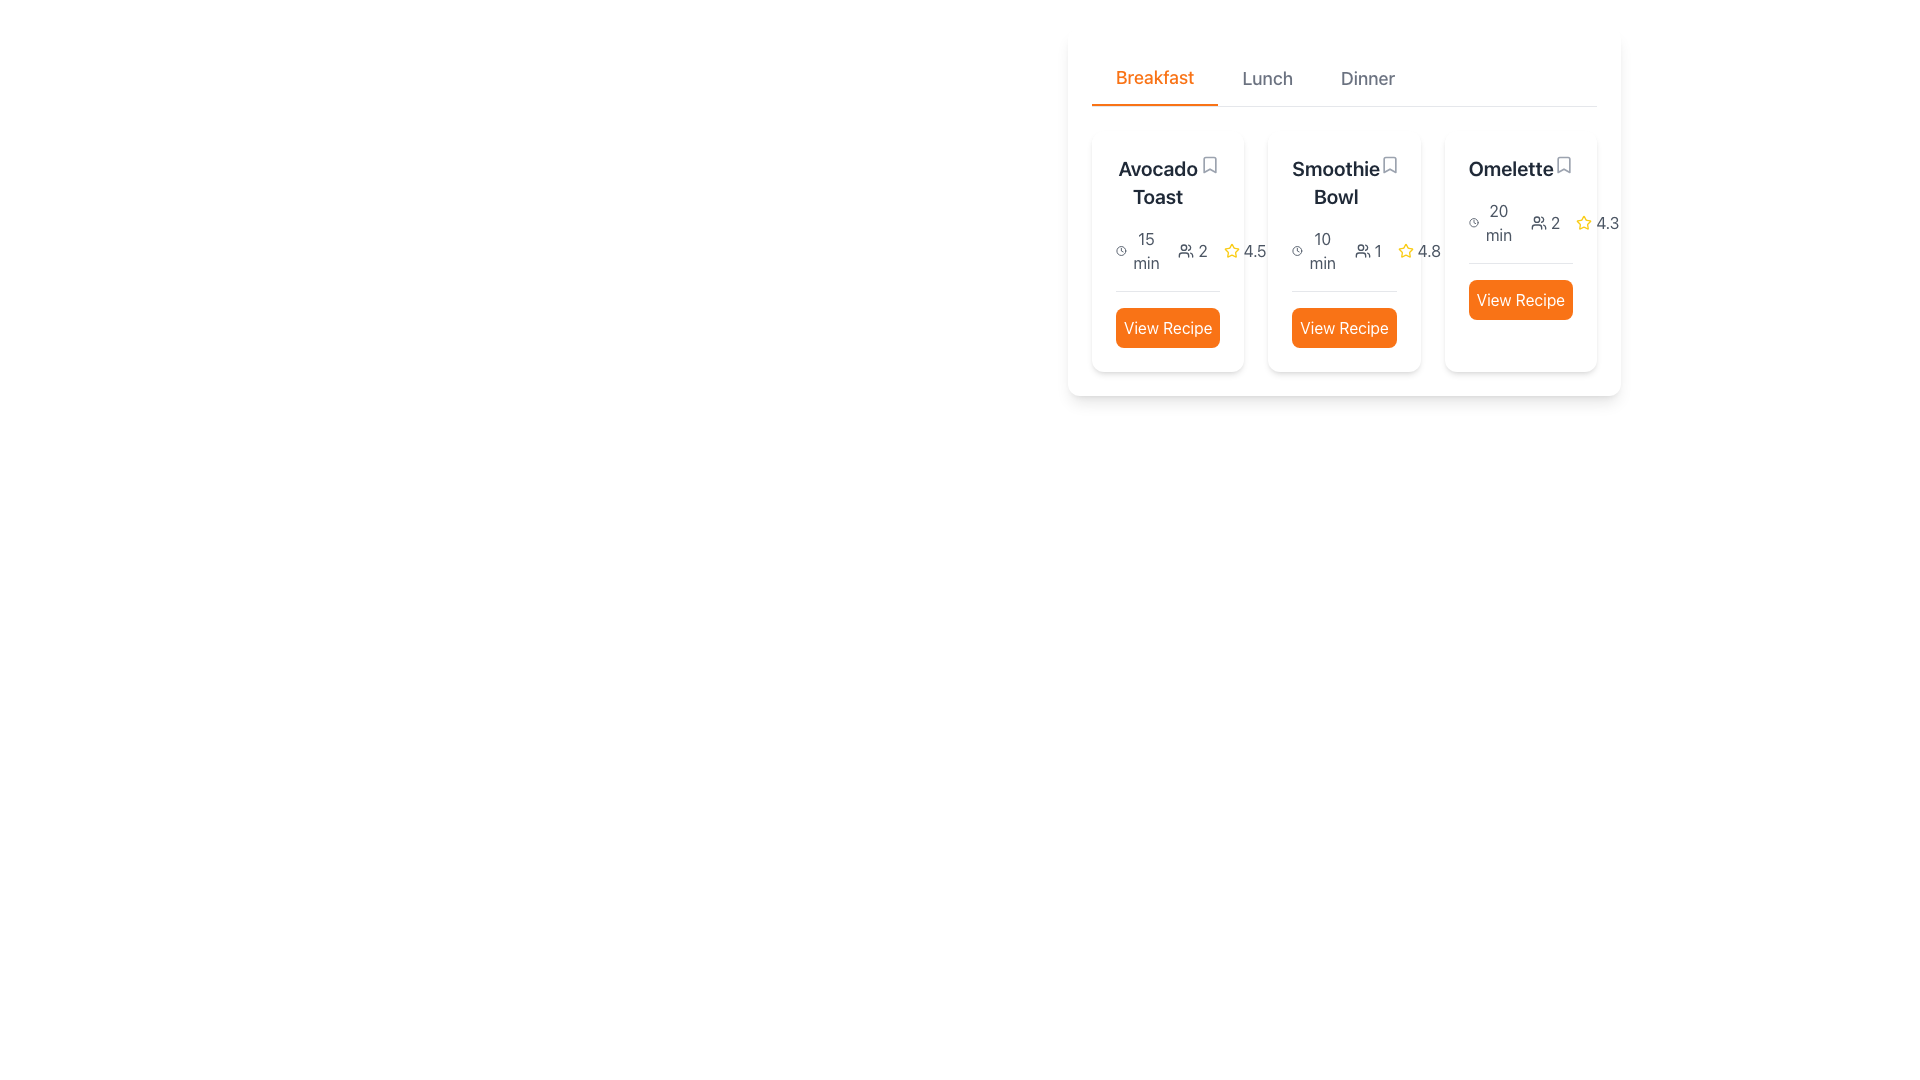  I want to click on informational display showing '20 min' and '2' located in the upper-middle portion of the 'Omelette' card, positioned between the title 'Omelette' and the button 'View Recipe', so click(1520, 223).